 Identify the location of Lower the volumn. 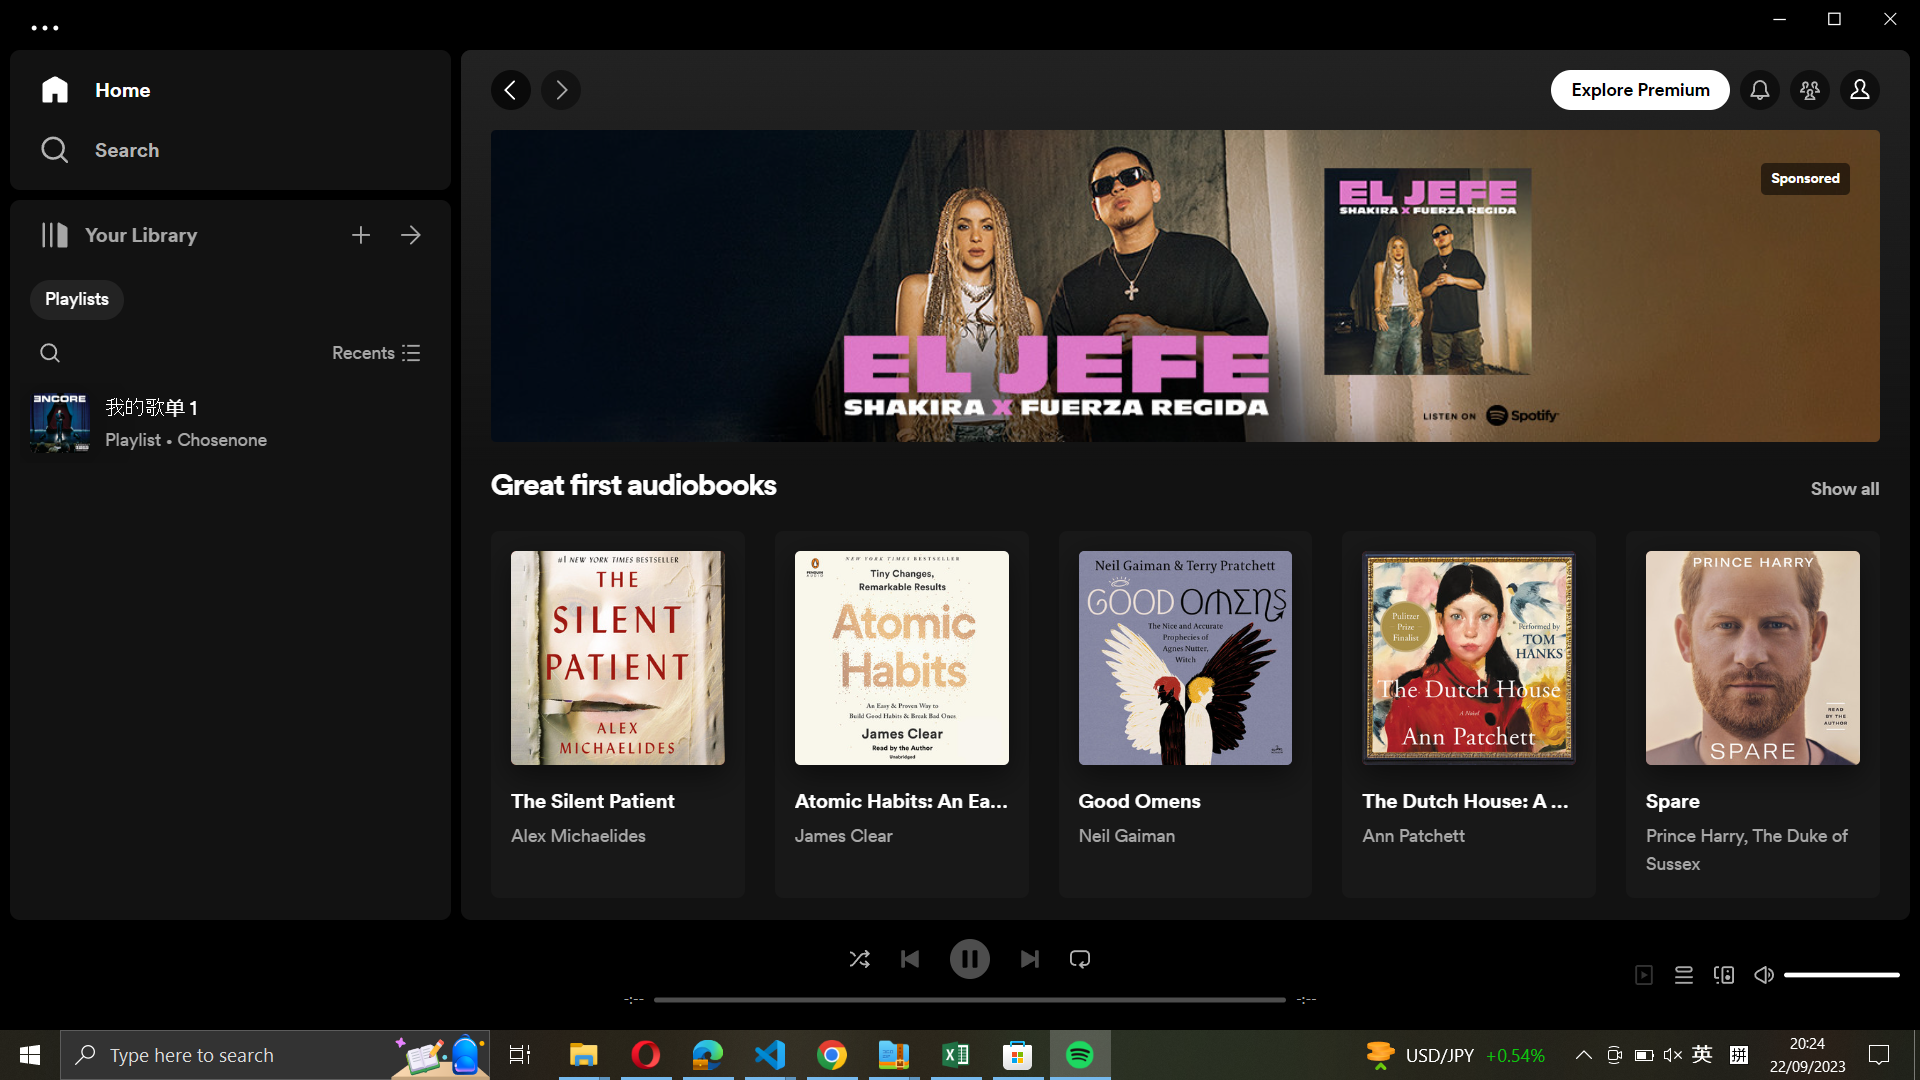
(1791, 973).